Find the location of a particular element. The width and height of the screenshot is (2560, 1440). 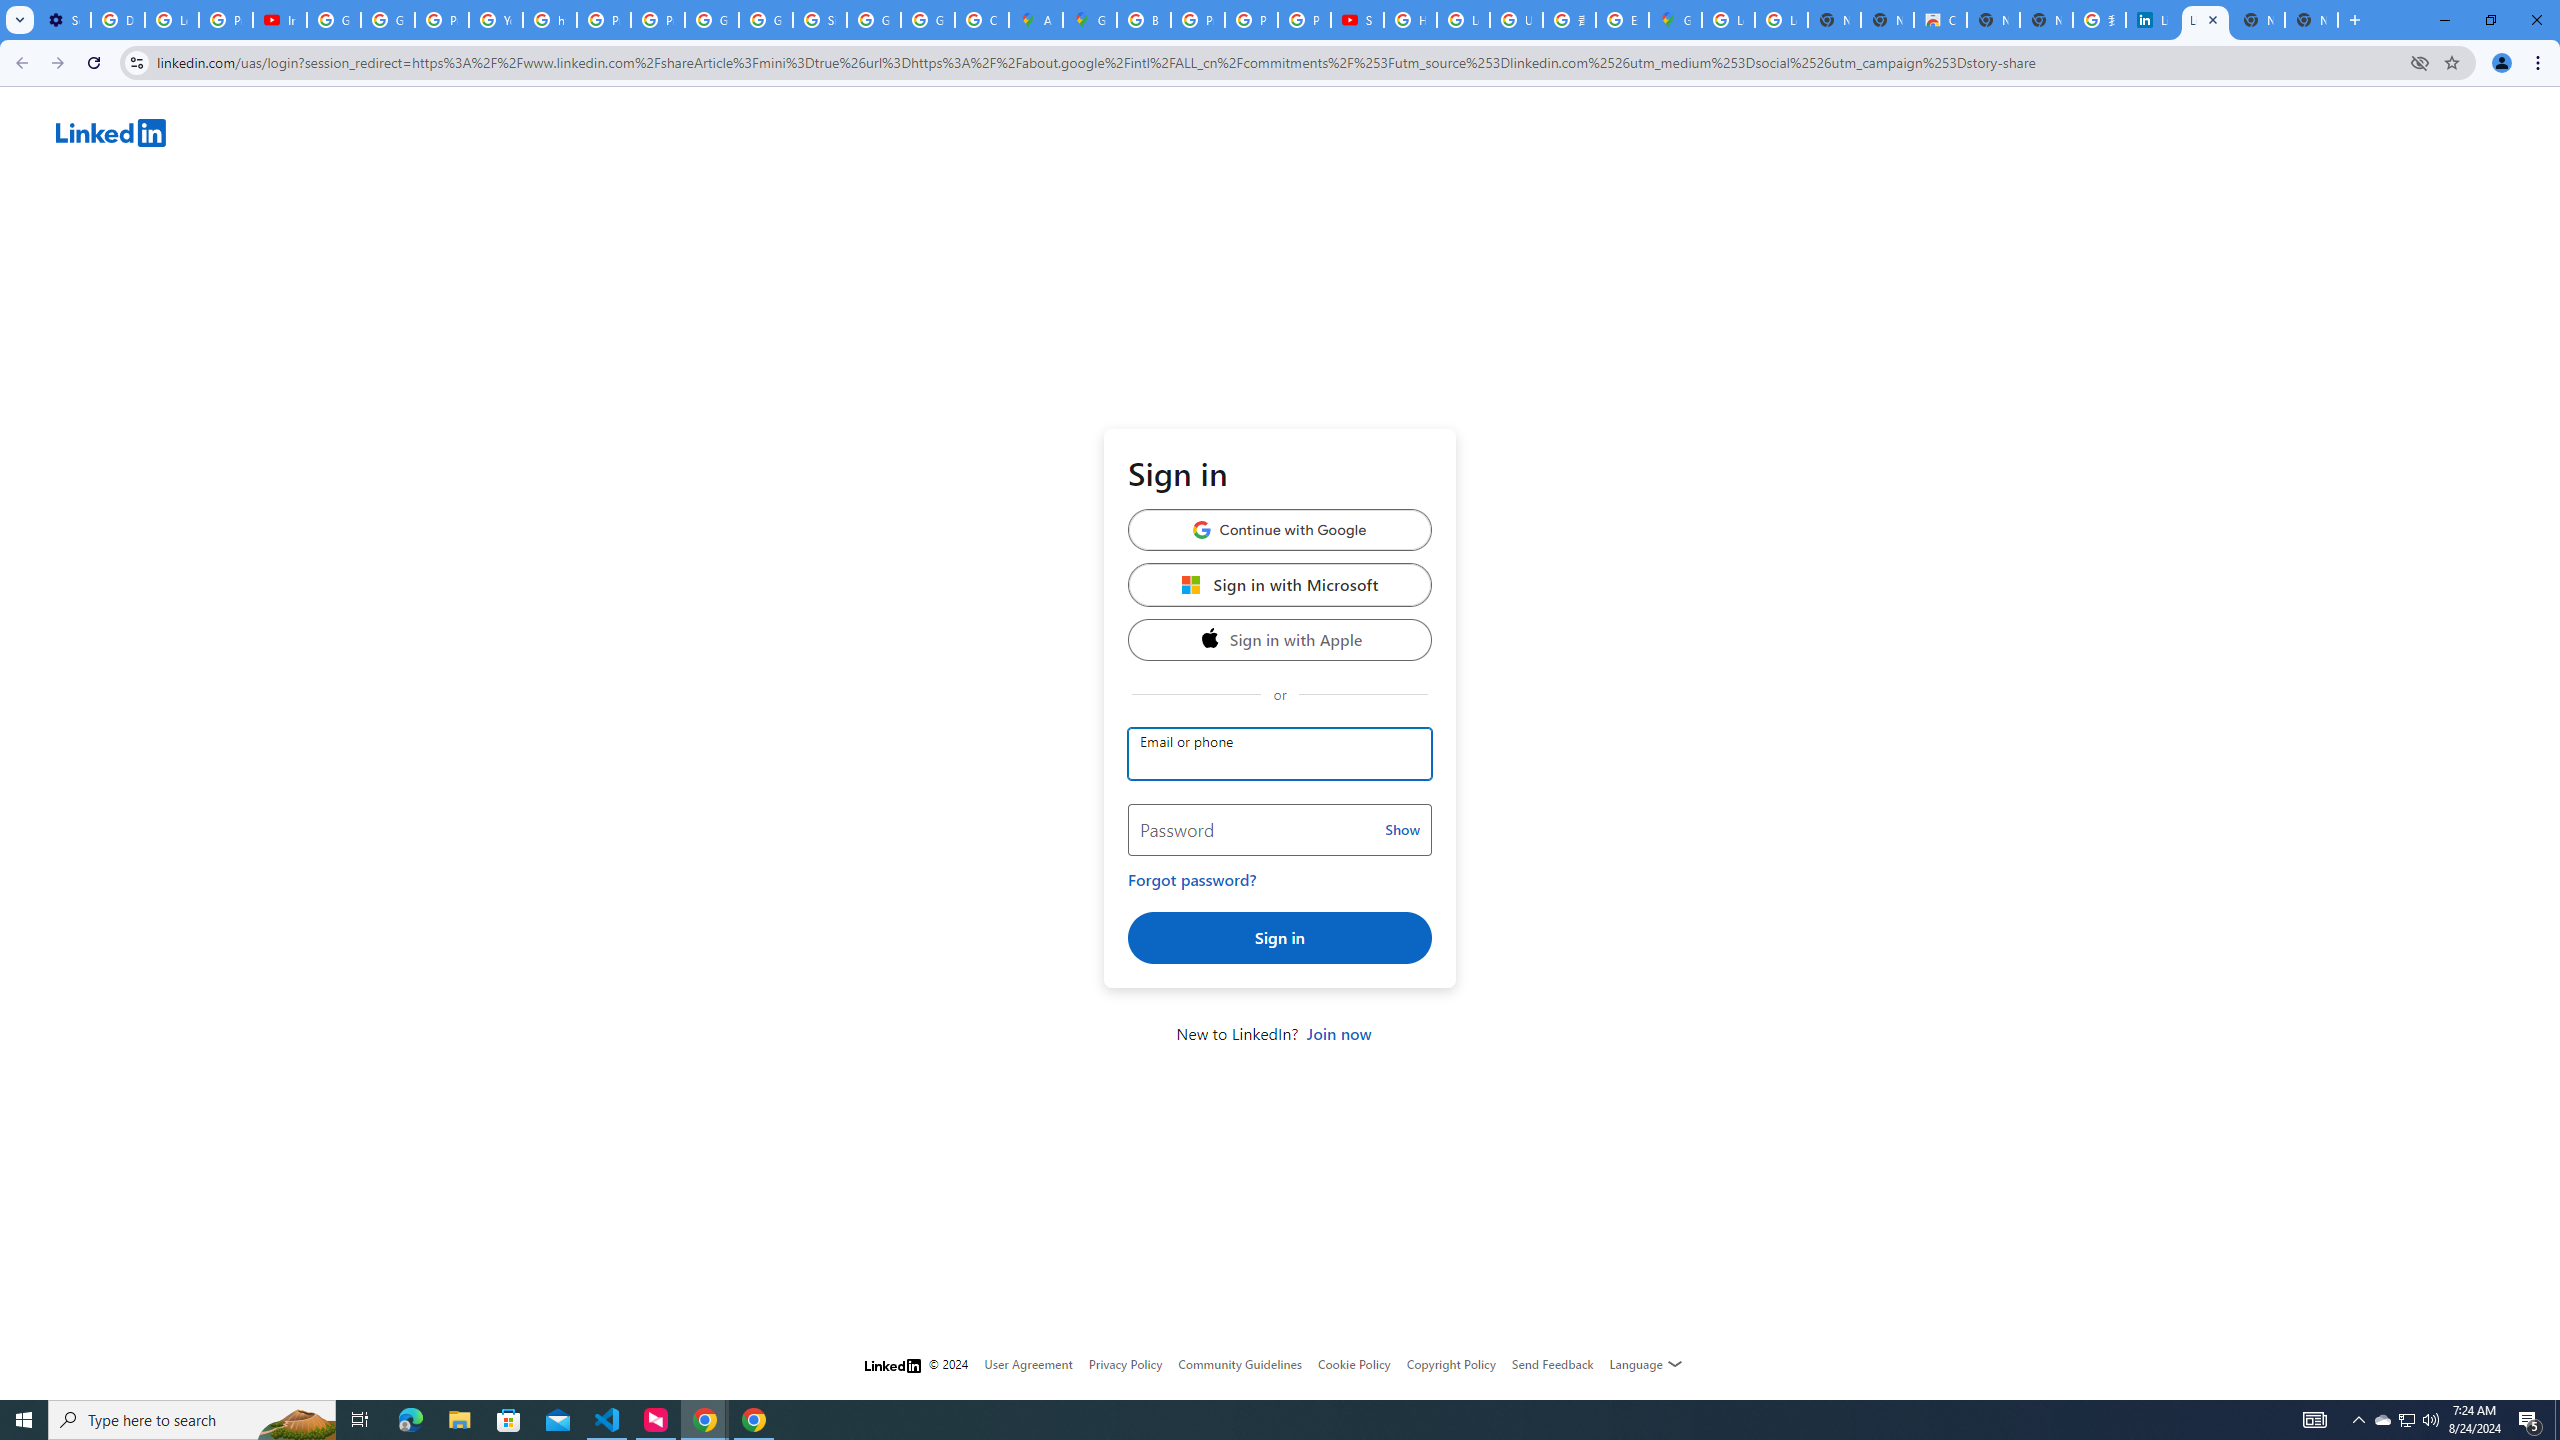

'Explore new street-level details - Google Maps Help' is located at coordinates (1622, 19).